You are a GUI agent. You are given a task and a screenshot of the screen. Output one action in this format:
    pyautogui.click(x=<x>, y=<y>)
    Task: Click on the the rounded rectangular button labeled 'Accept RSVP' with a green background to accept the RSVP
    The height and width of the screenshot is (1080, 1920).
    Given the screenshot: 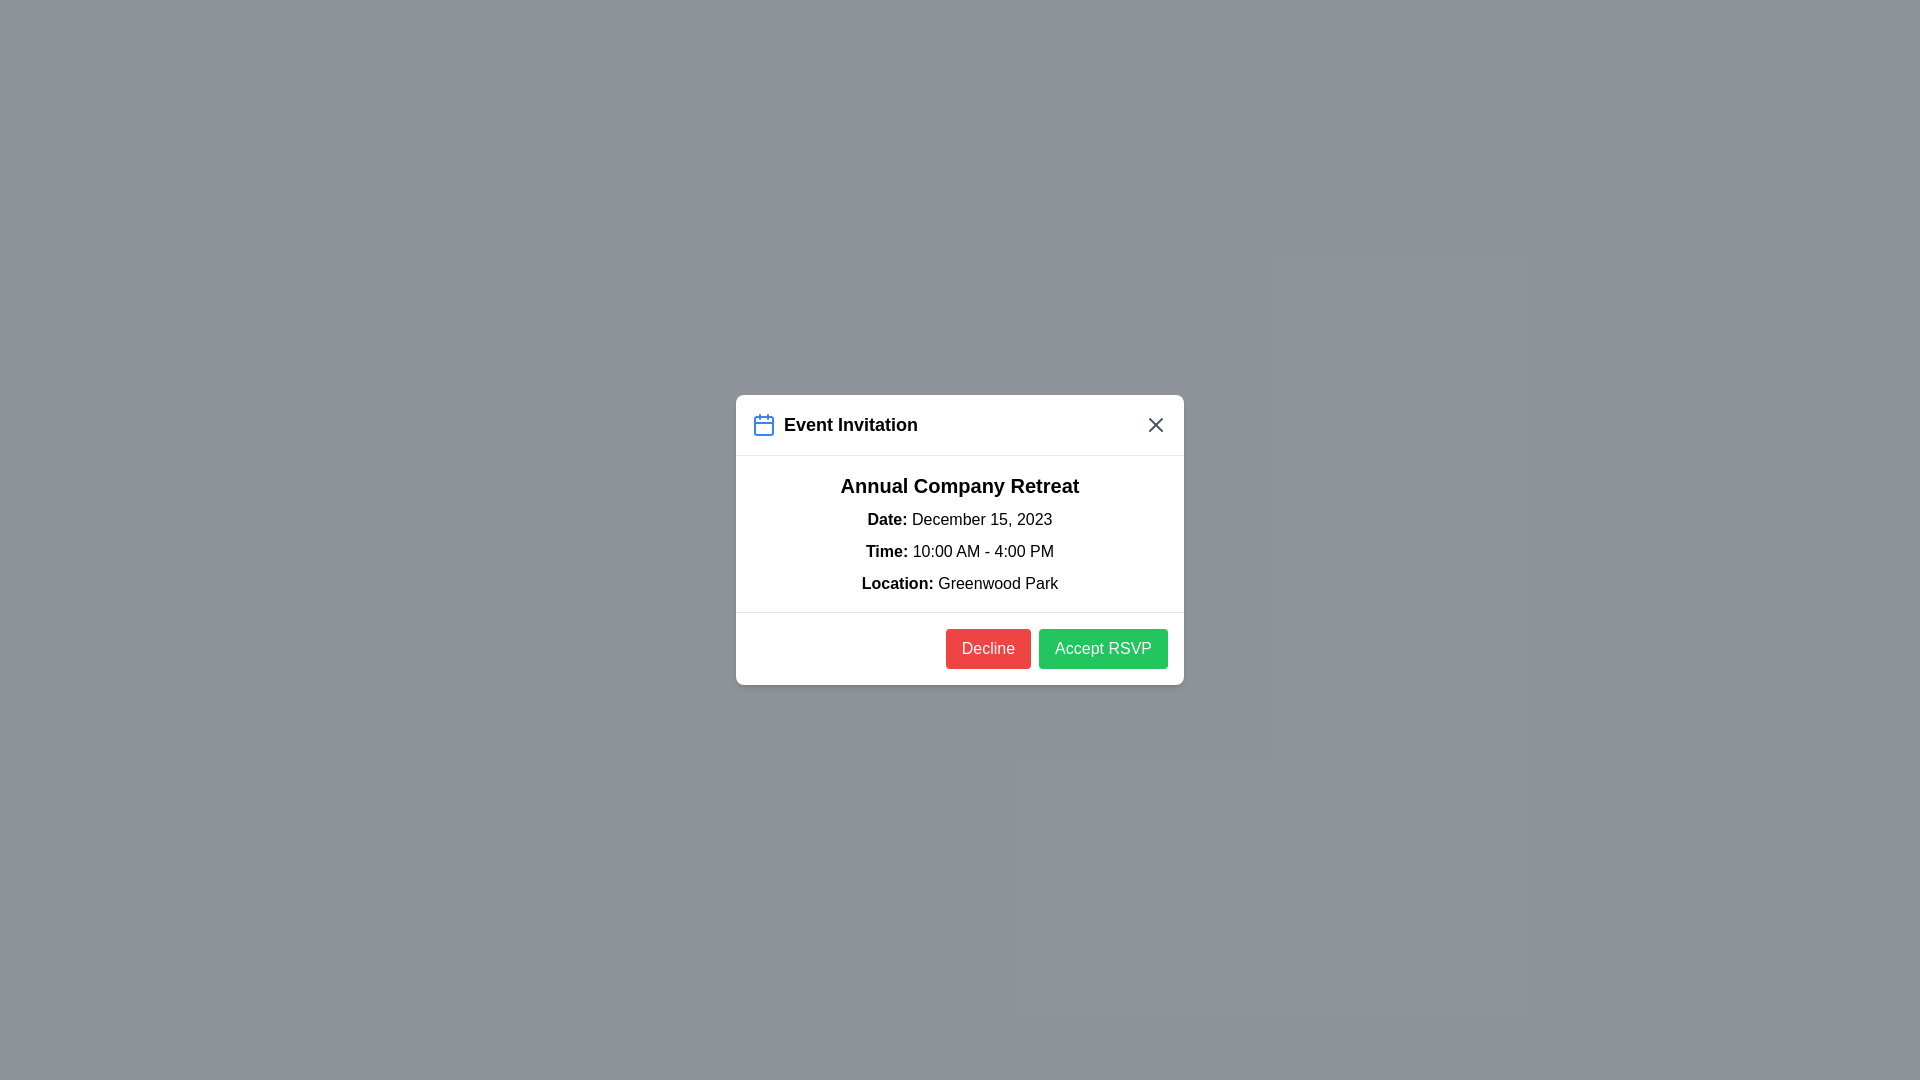 What is the action you would take?
    pyautogui.click(x=1102, y=648)
    